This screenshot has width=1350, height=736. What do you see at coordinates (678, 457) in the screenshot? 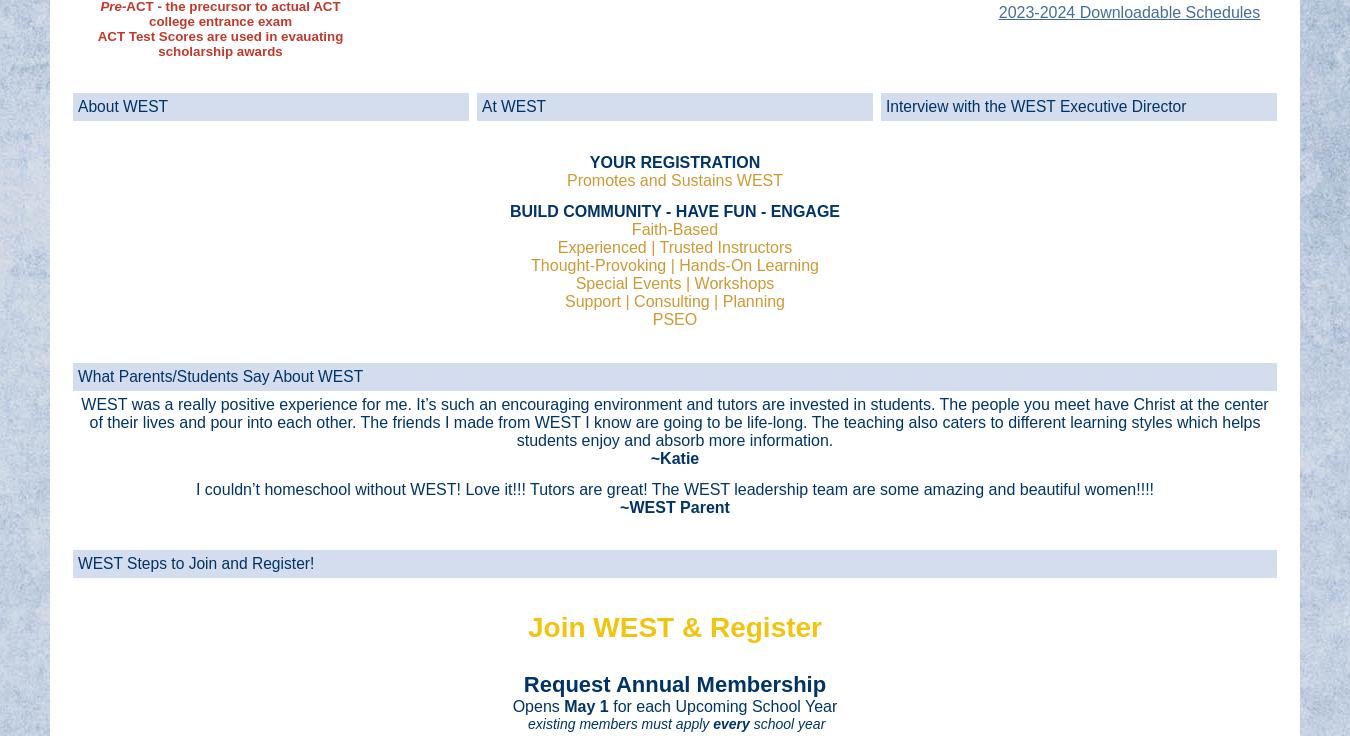
I see `'Katie'` at bounding box center [678, 457].